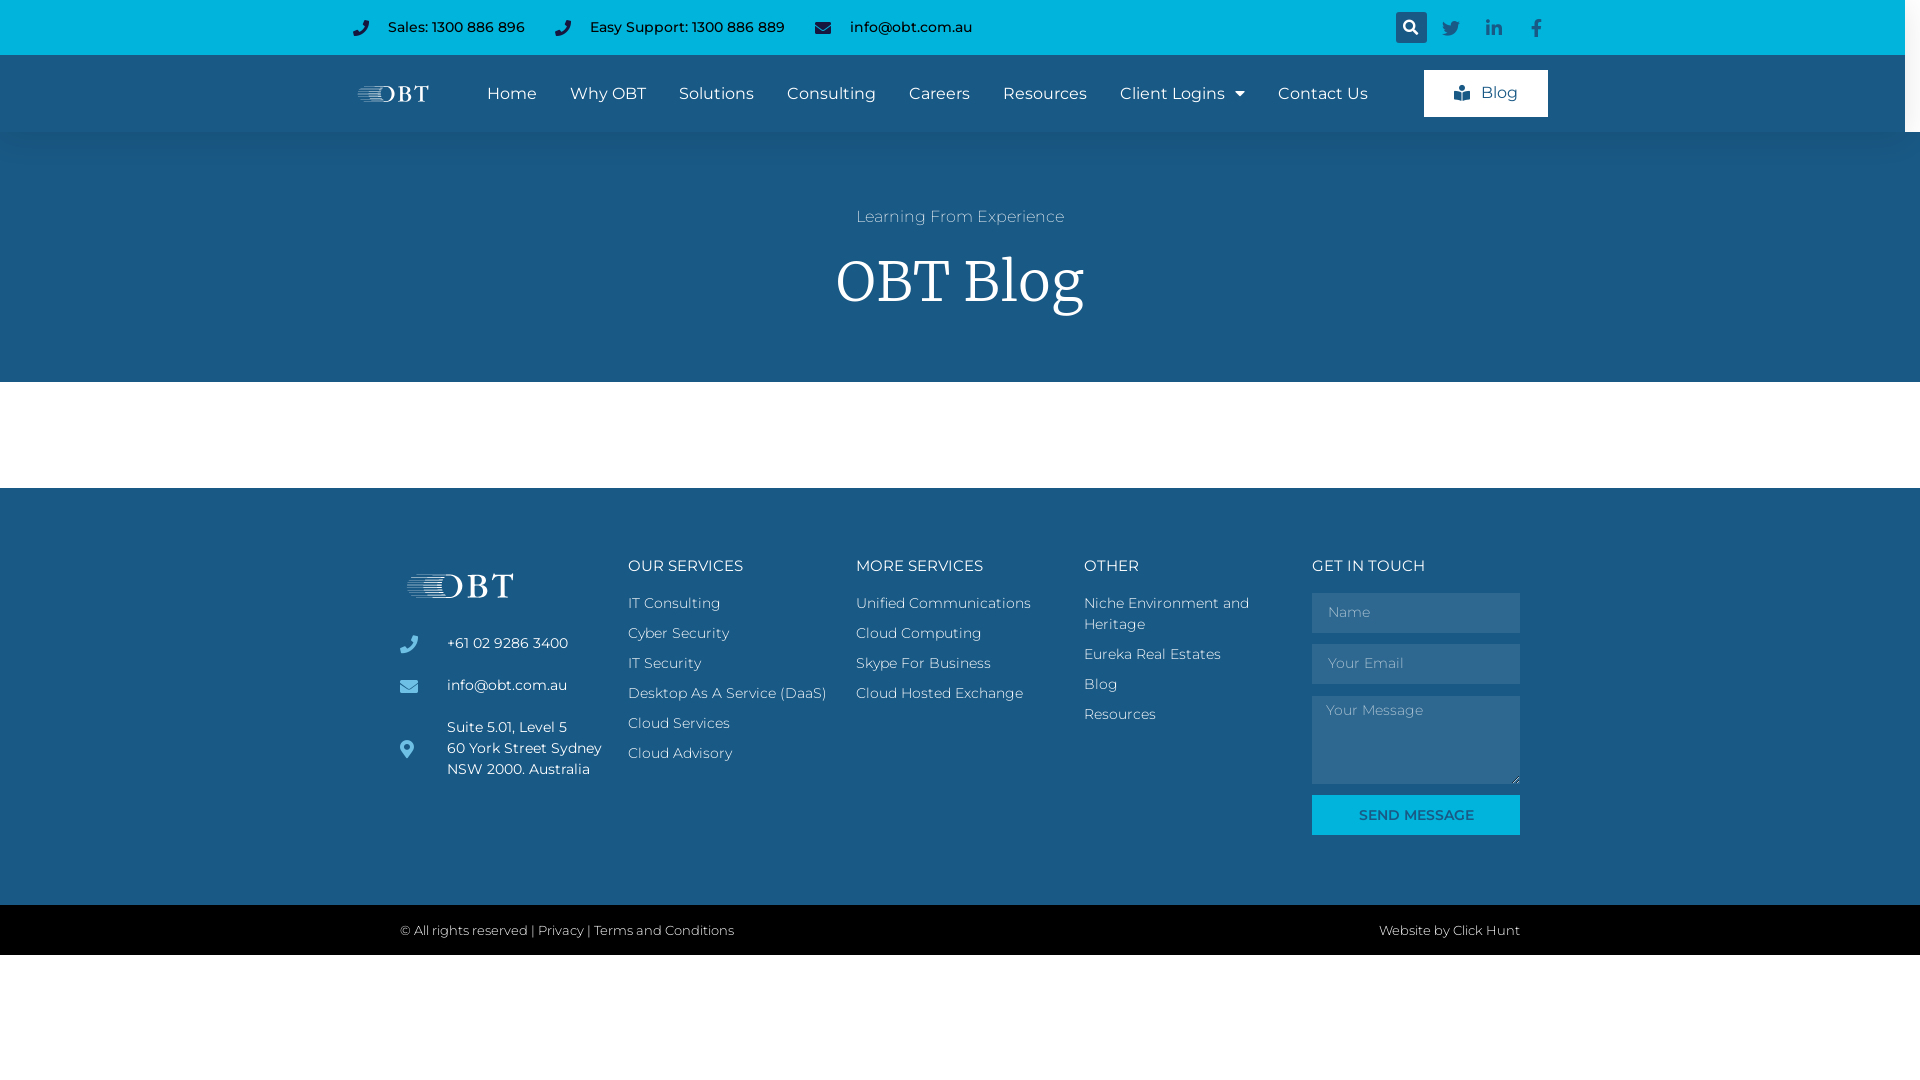 Image resolution: width=1920 pixels, height=1080 pixels. I want to click on 'Why OBT', so click(569, 92).